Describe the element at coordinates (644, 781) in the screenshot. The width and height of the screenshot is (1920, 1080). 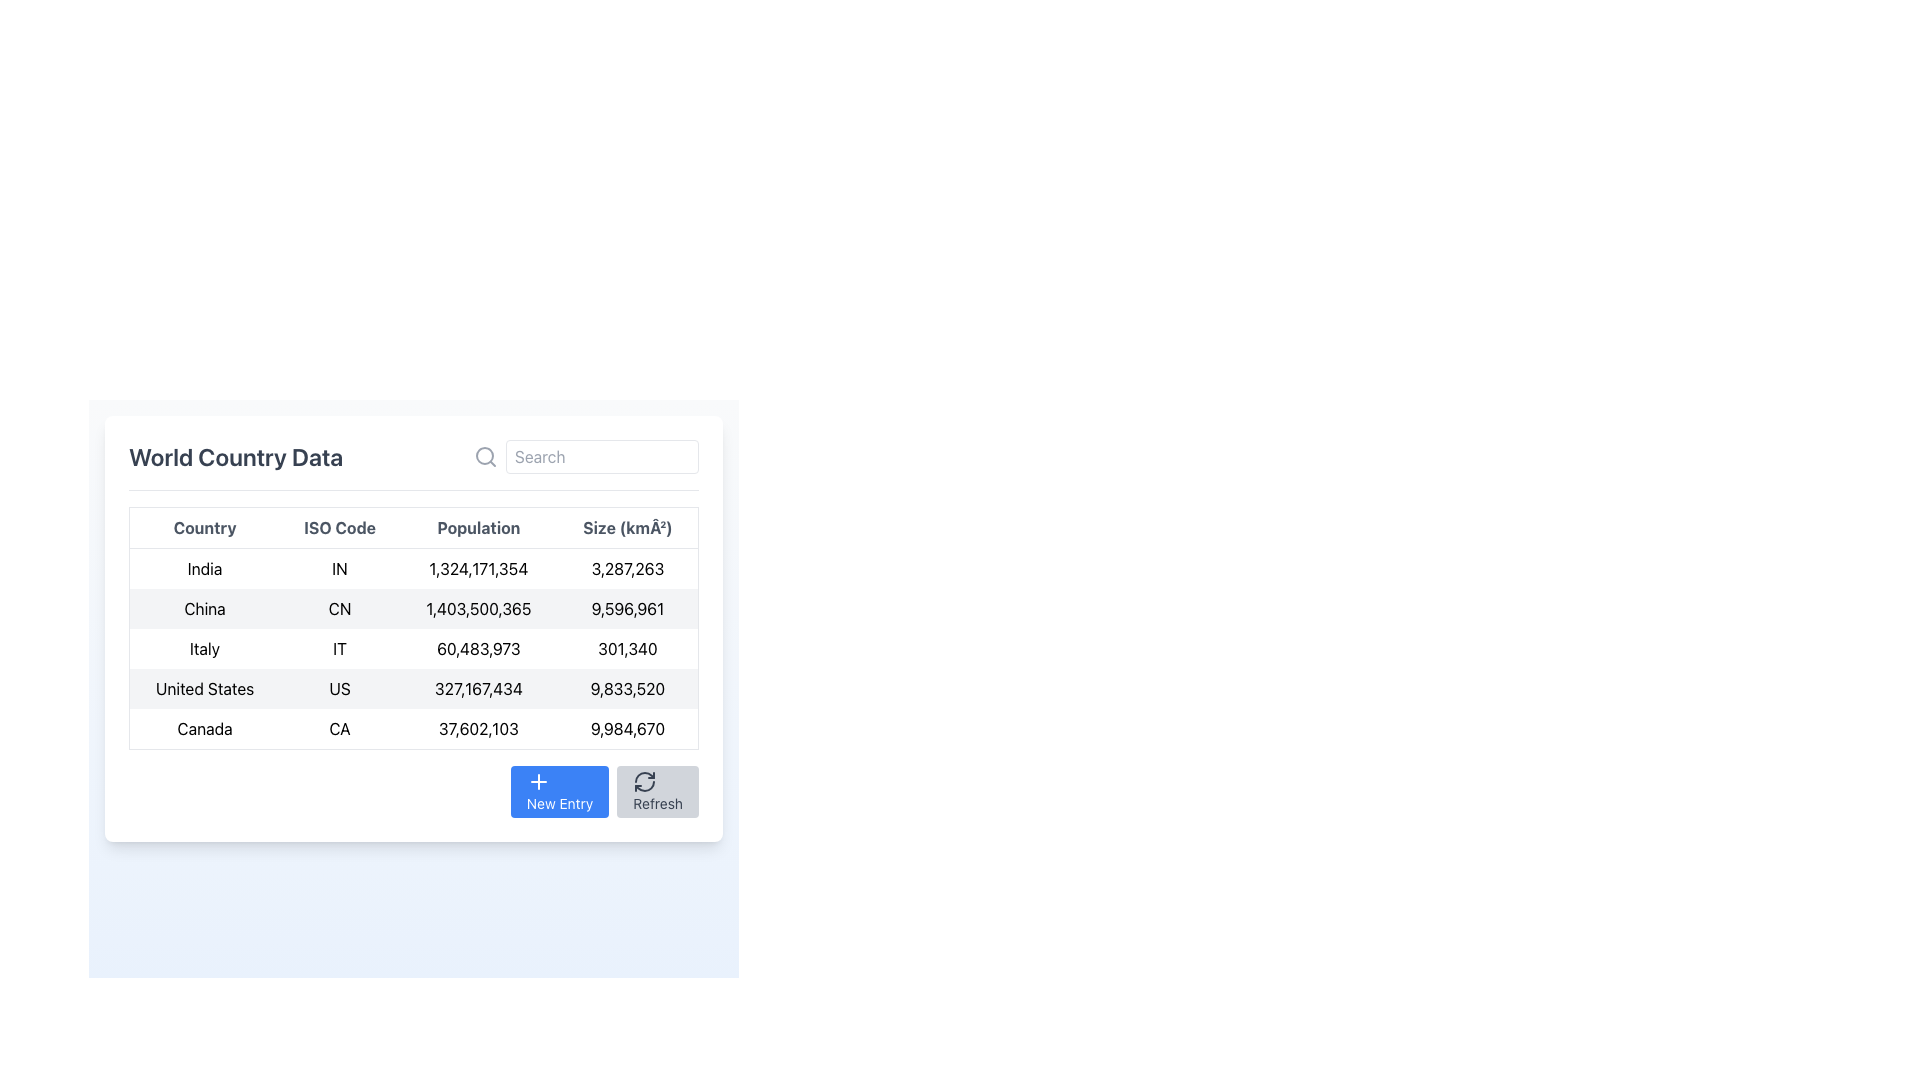
I see `the refresh icon located within the 'Refresh' button at the bottom-right corner of the interface to refresh the data` at that location.